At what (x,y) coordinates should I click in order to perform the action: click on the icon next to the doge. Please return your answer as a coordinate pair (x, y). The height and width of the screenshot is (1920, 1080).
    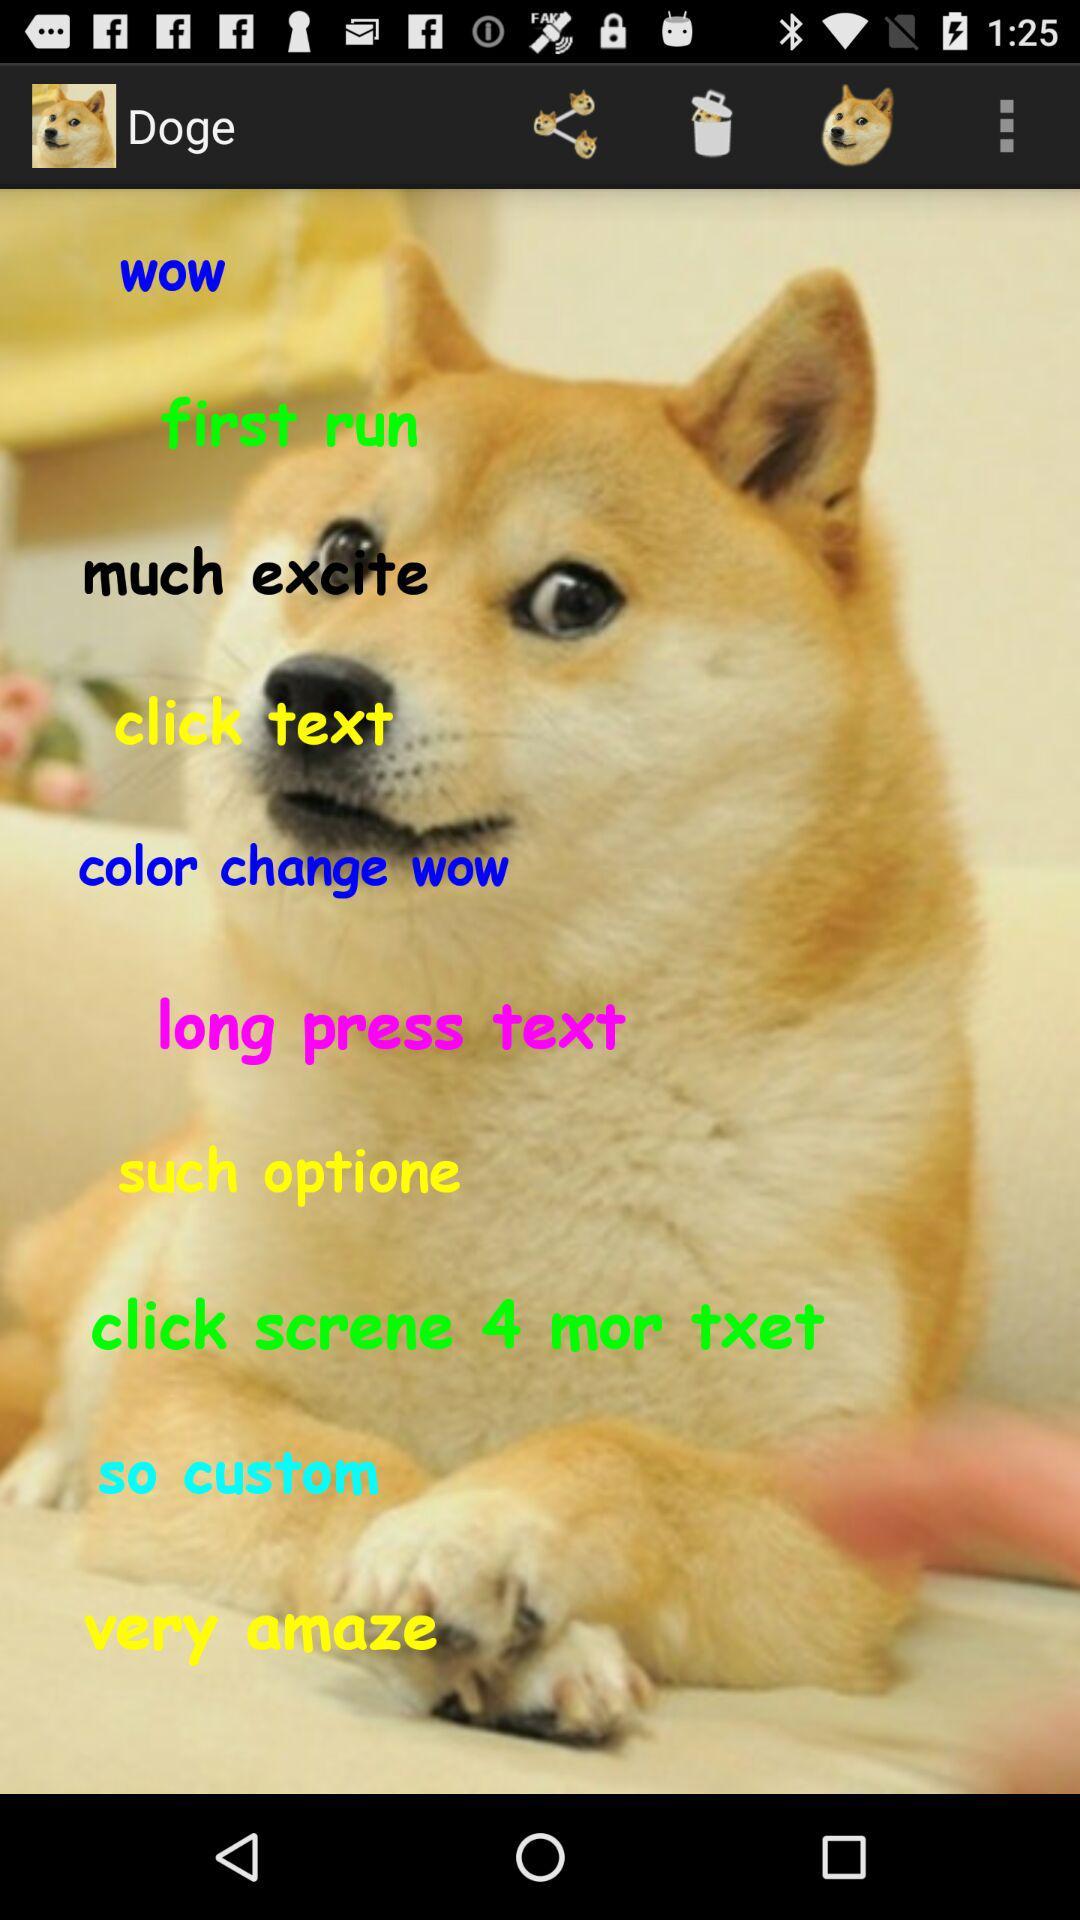
    Looking at the image, I should click on (565, 124).